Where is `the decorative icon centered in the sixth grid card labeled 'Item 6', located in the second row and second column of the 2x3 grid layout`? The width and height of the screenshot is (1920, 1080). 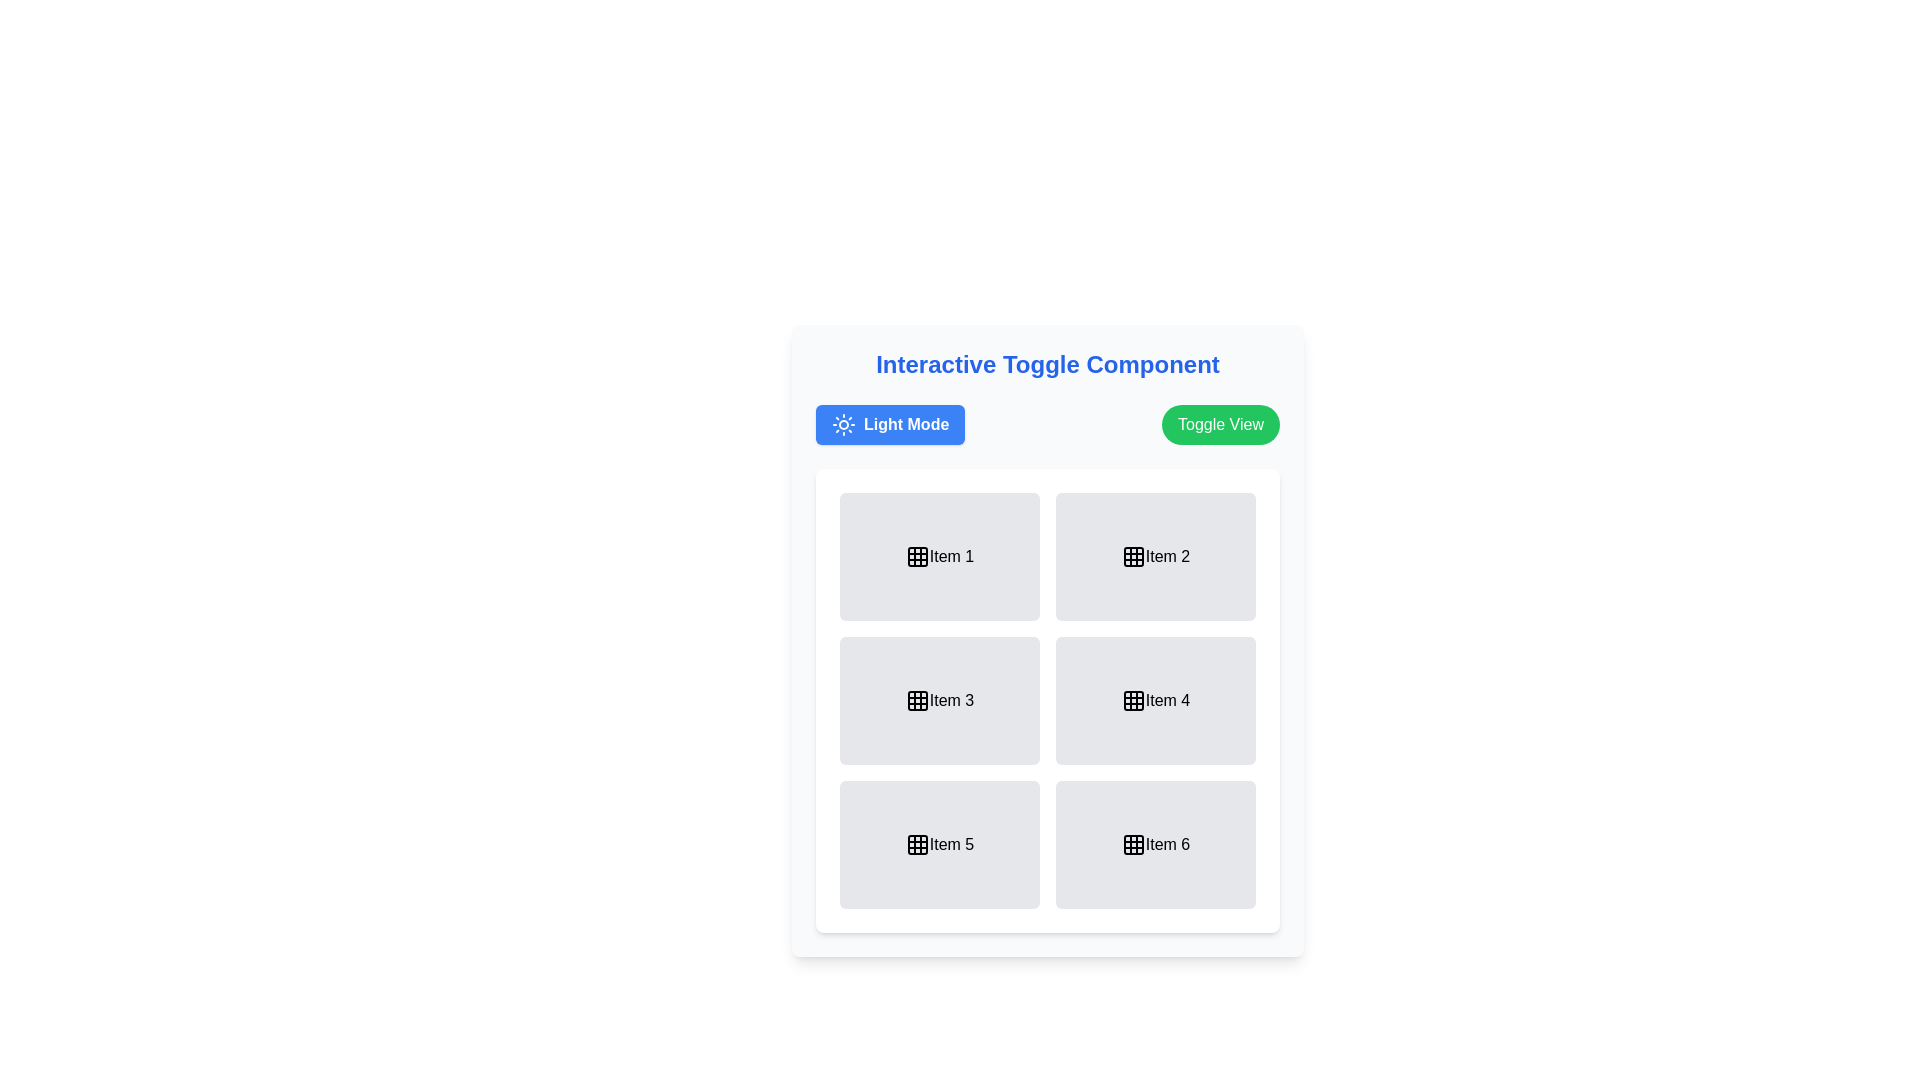 the decorative icon centered in the sixth grid card labeled 'Item 6', located in the second row and second column of the 2x3 grid layout is located at coordinates (1133, 844).